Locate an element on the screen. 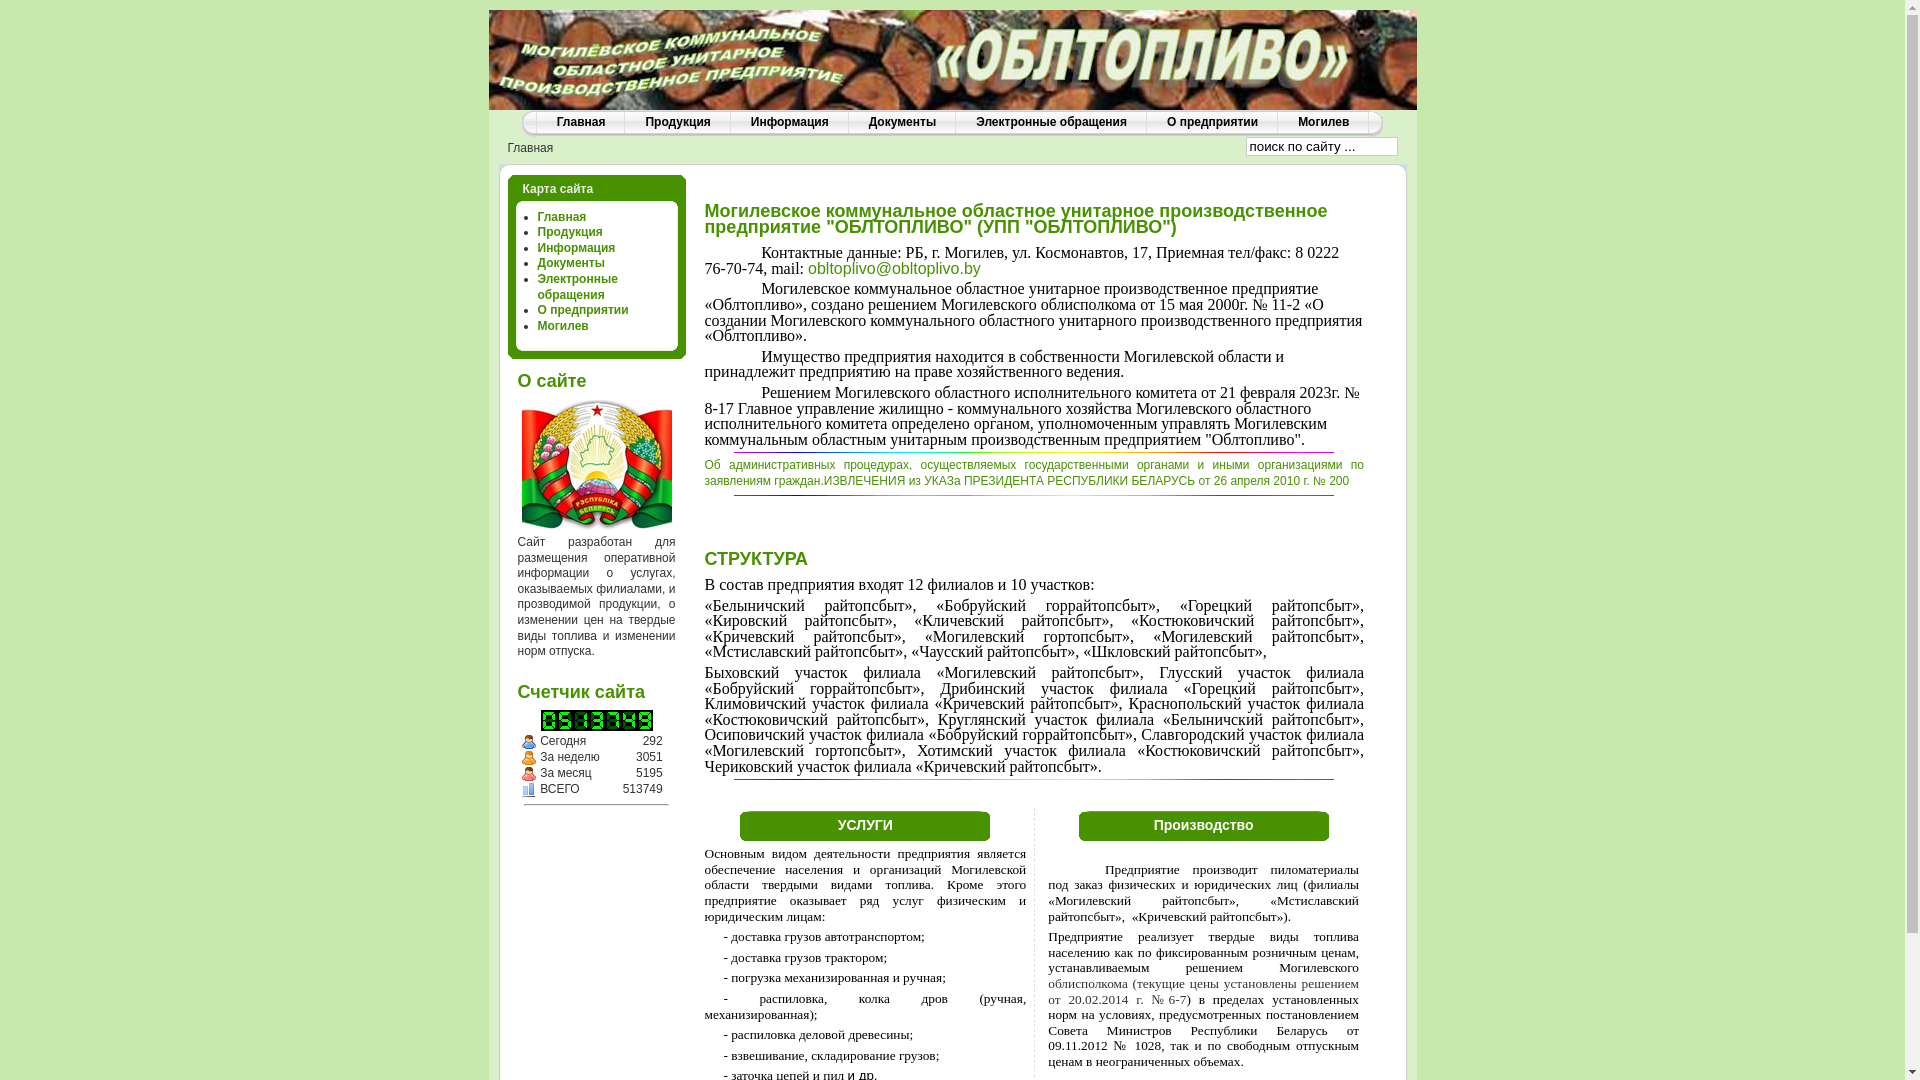 This screenshot has width=1920, height=1080. 'Vinaora Visitors Counter' is located at coordinates (627, 720).